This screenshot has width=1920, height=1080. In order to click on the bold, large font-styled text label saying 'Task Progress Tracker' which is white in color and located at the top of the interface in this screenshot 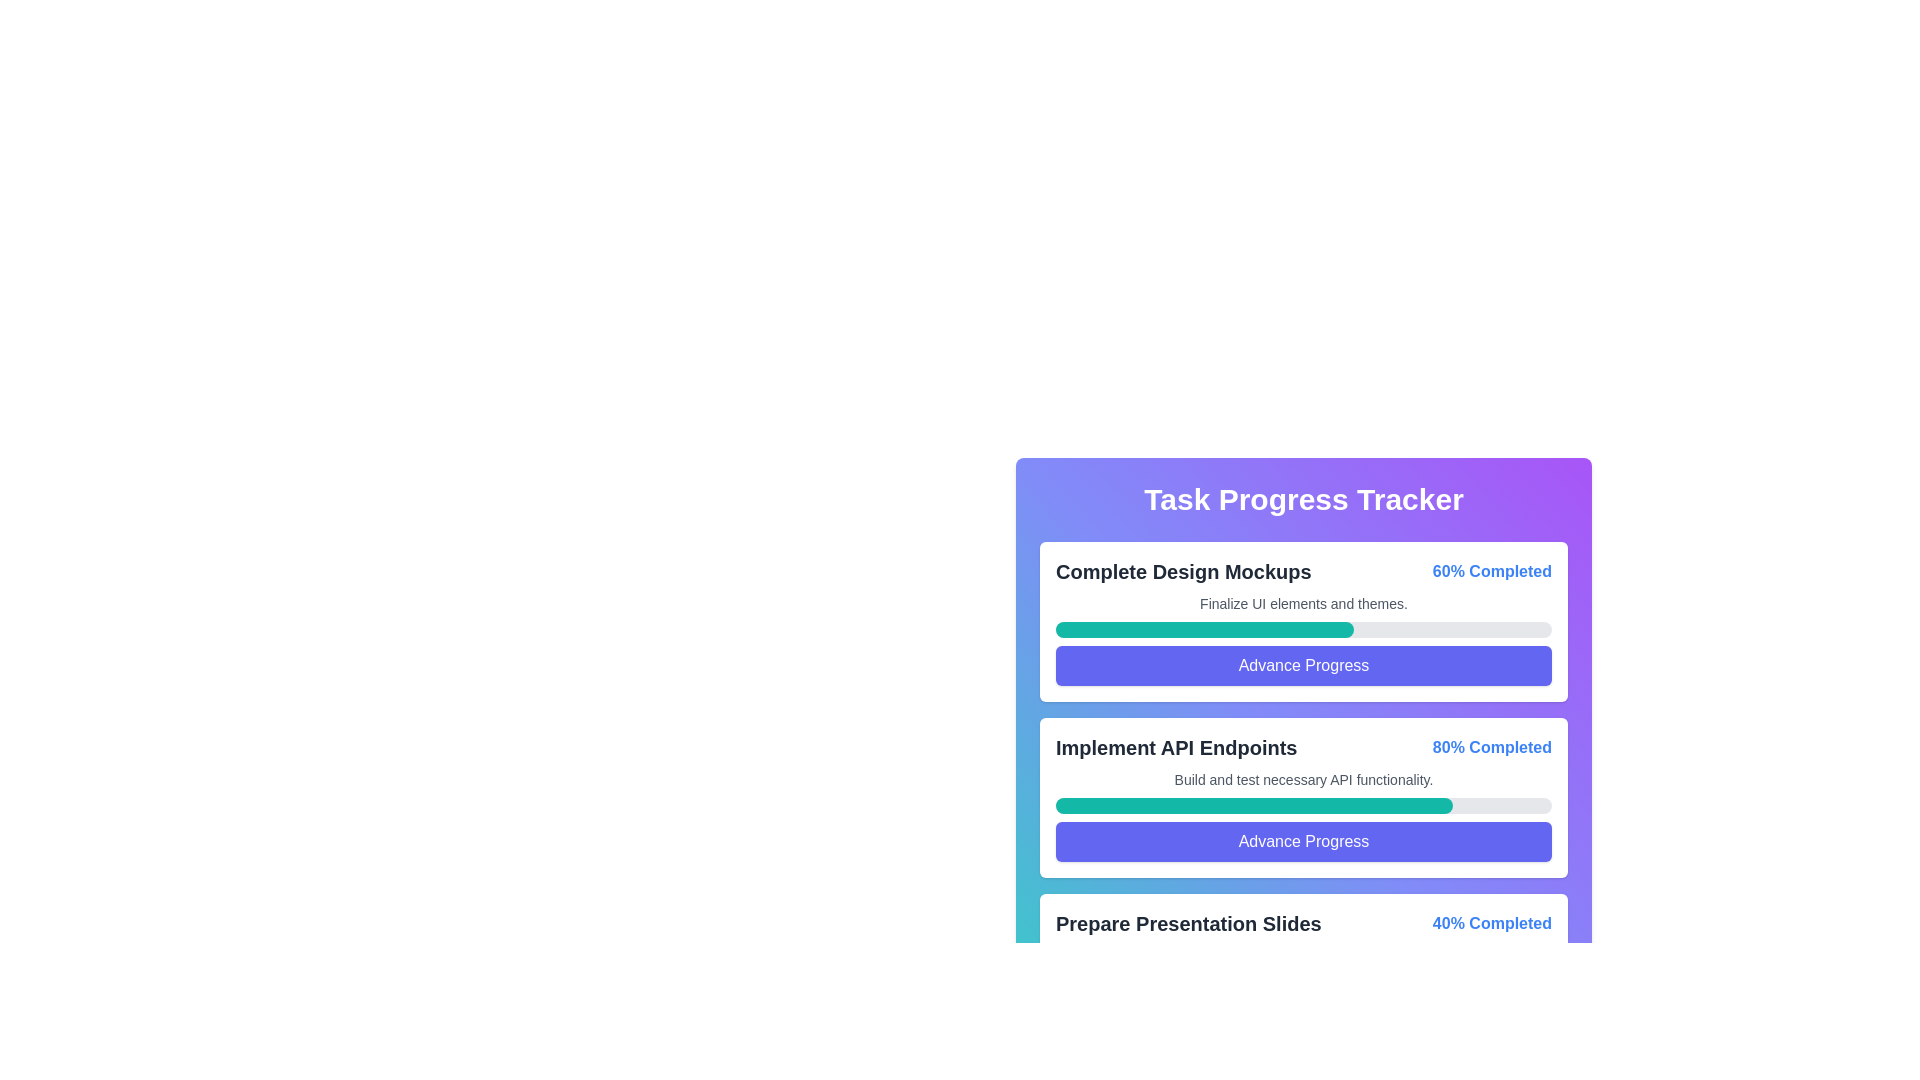, I will do `click(1304, 499)`.